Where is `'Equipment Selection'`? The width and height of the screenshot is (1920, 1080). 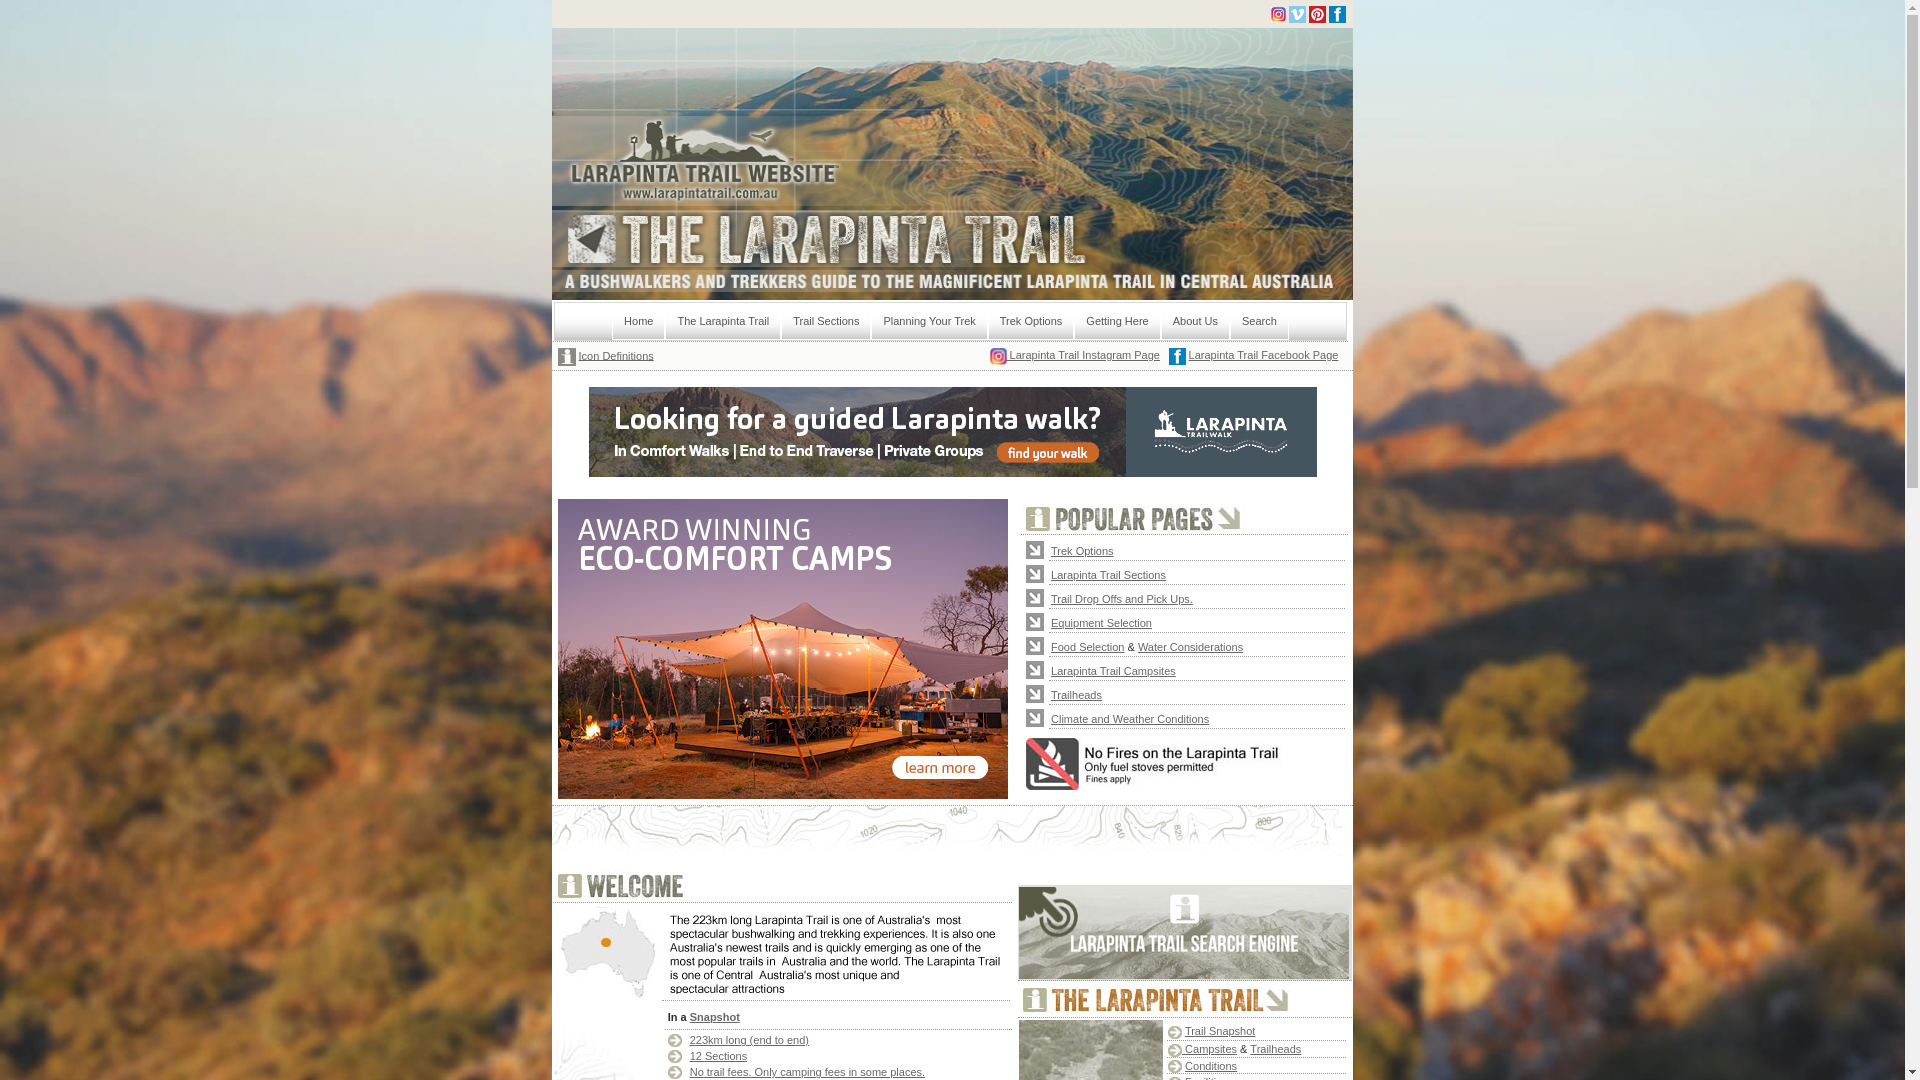 'Equipment Selection' is located at coordinates (1100, 620).